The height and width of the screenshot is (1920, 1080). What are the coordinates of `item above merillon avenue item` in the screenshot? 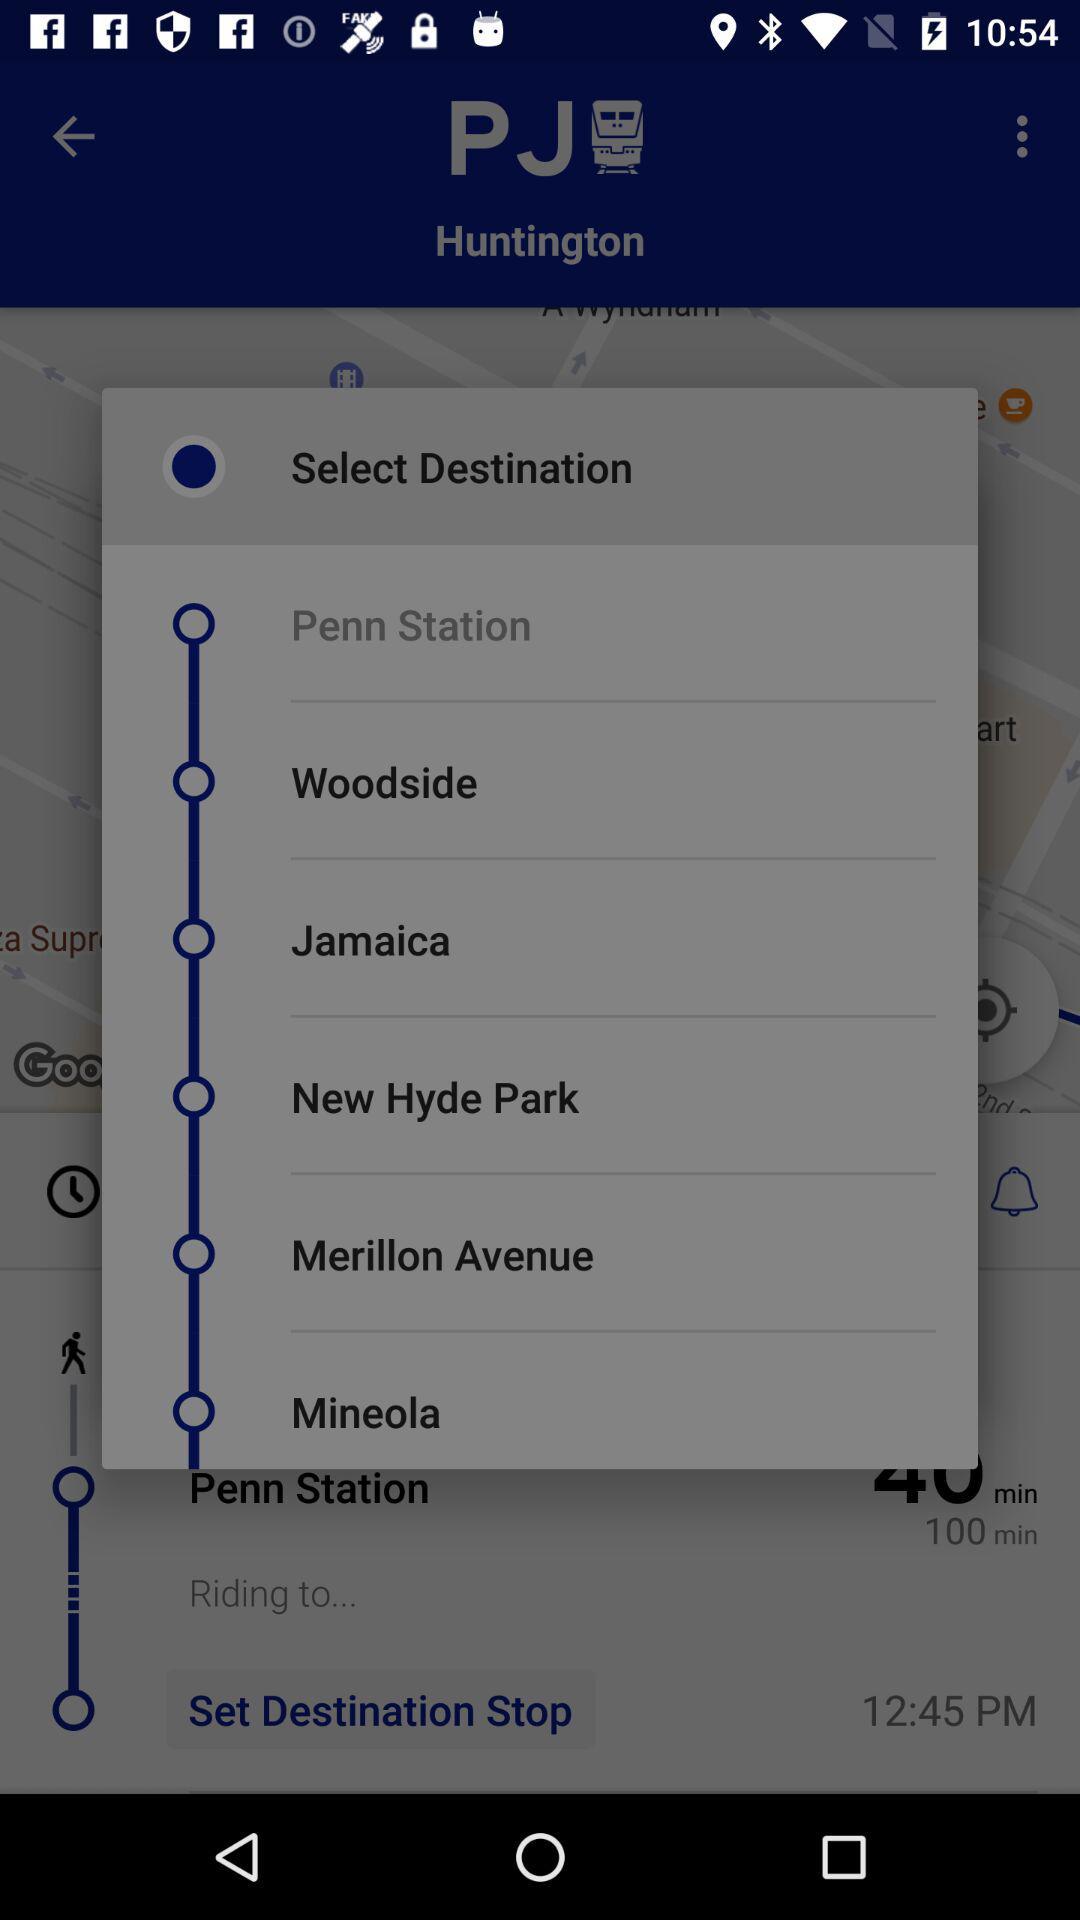 It's located at (612, 1173).